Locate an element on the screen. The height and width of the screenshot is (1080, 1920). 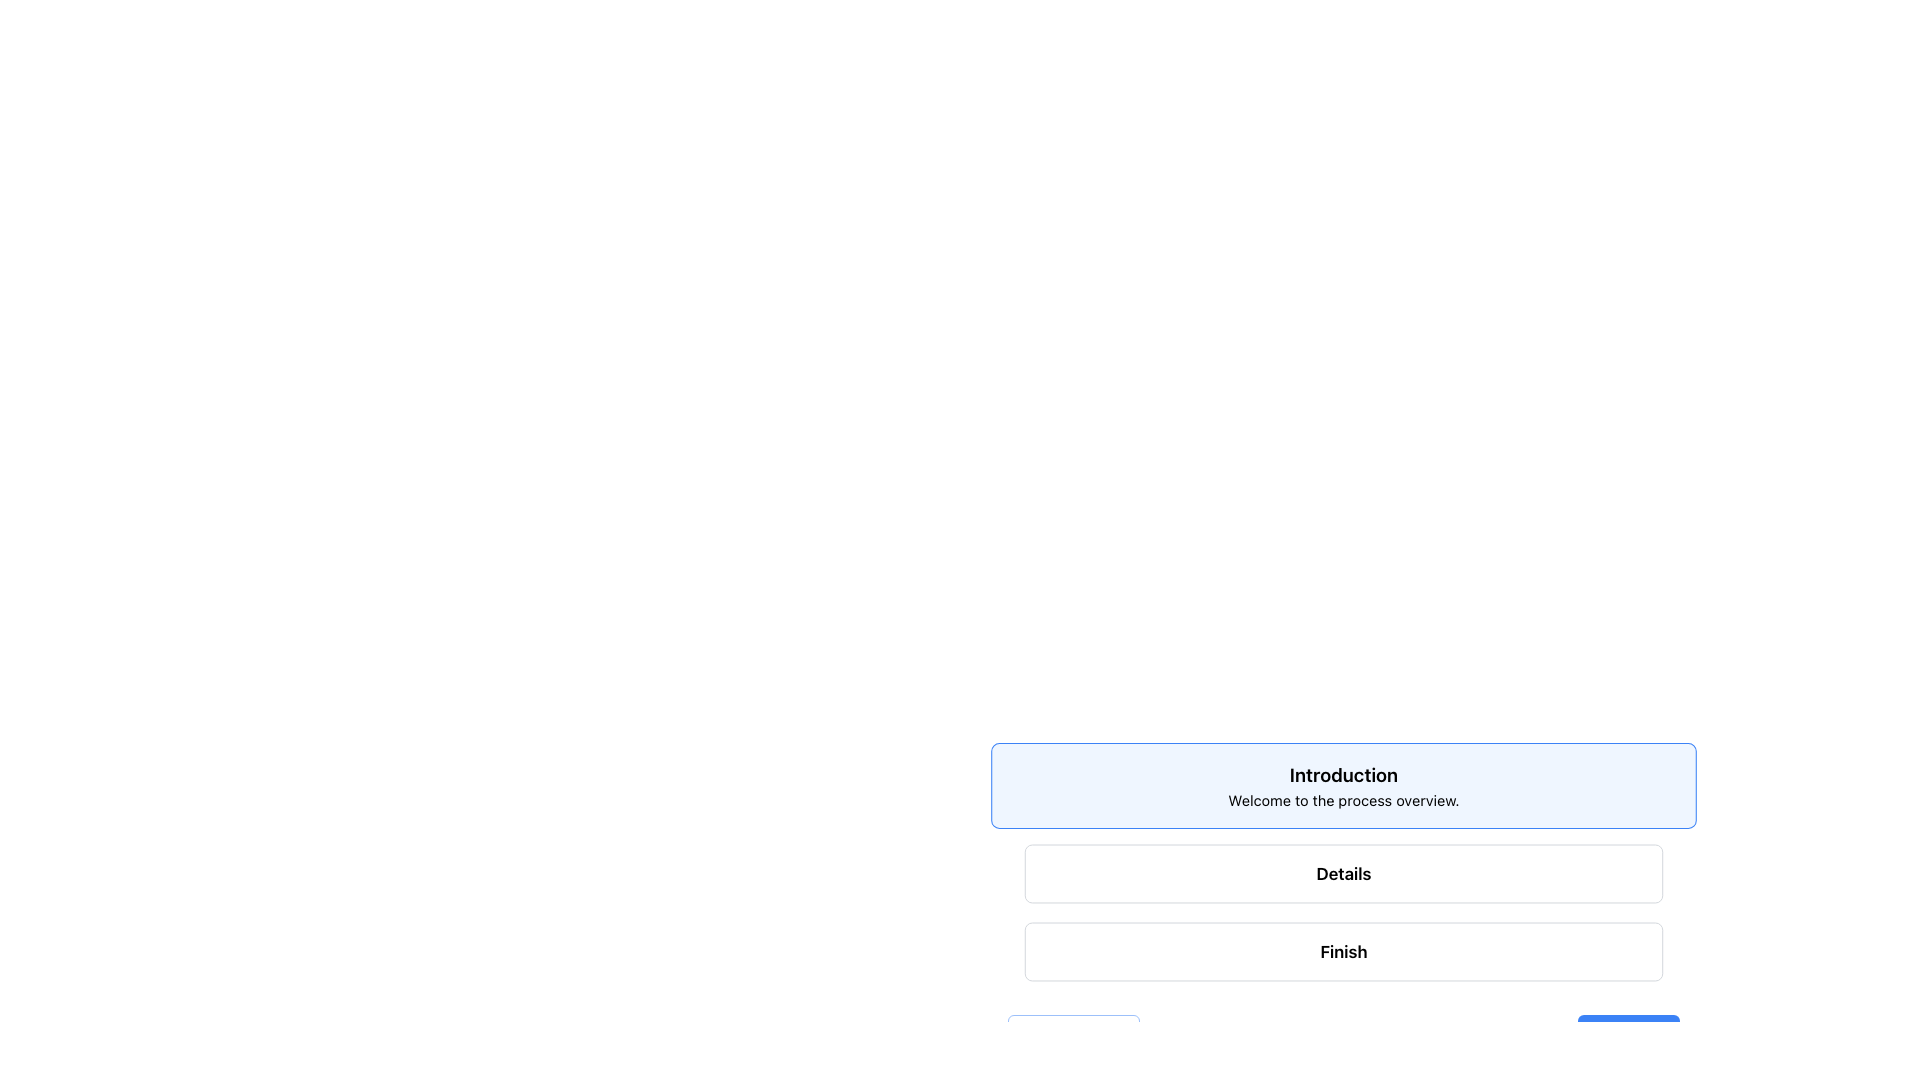
the navigation button located at the bottom left of the interface, which takes the user to the previous step or page is located at coordinates (1072, 1035).